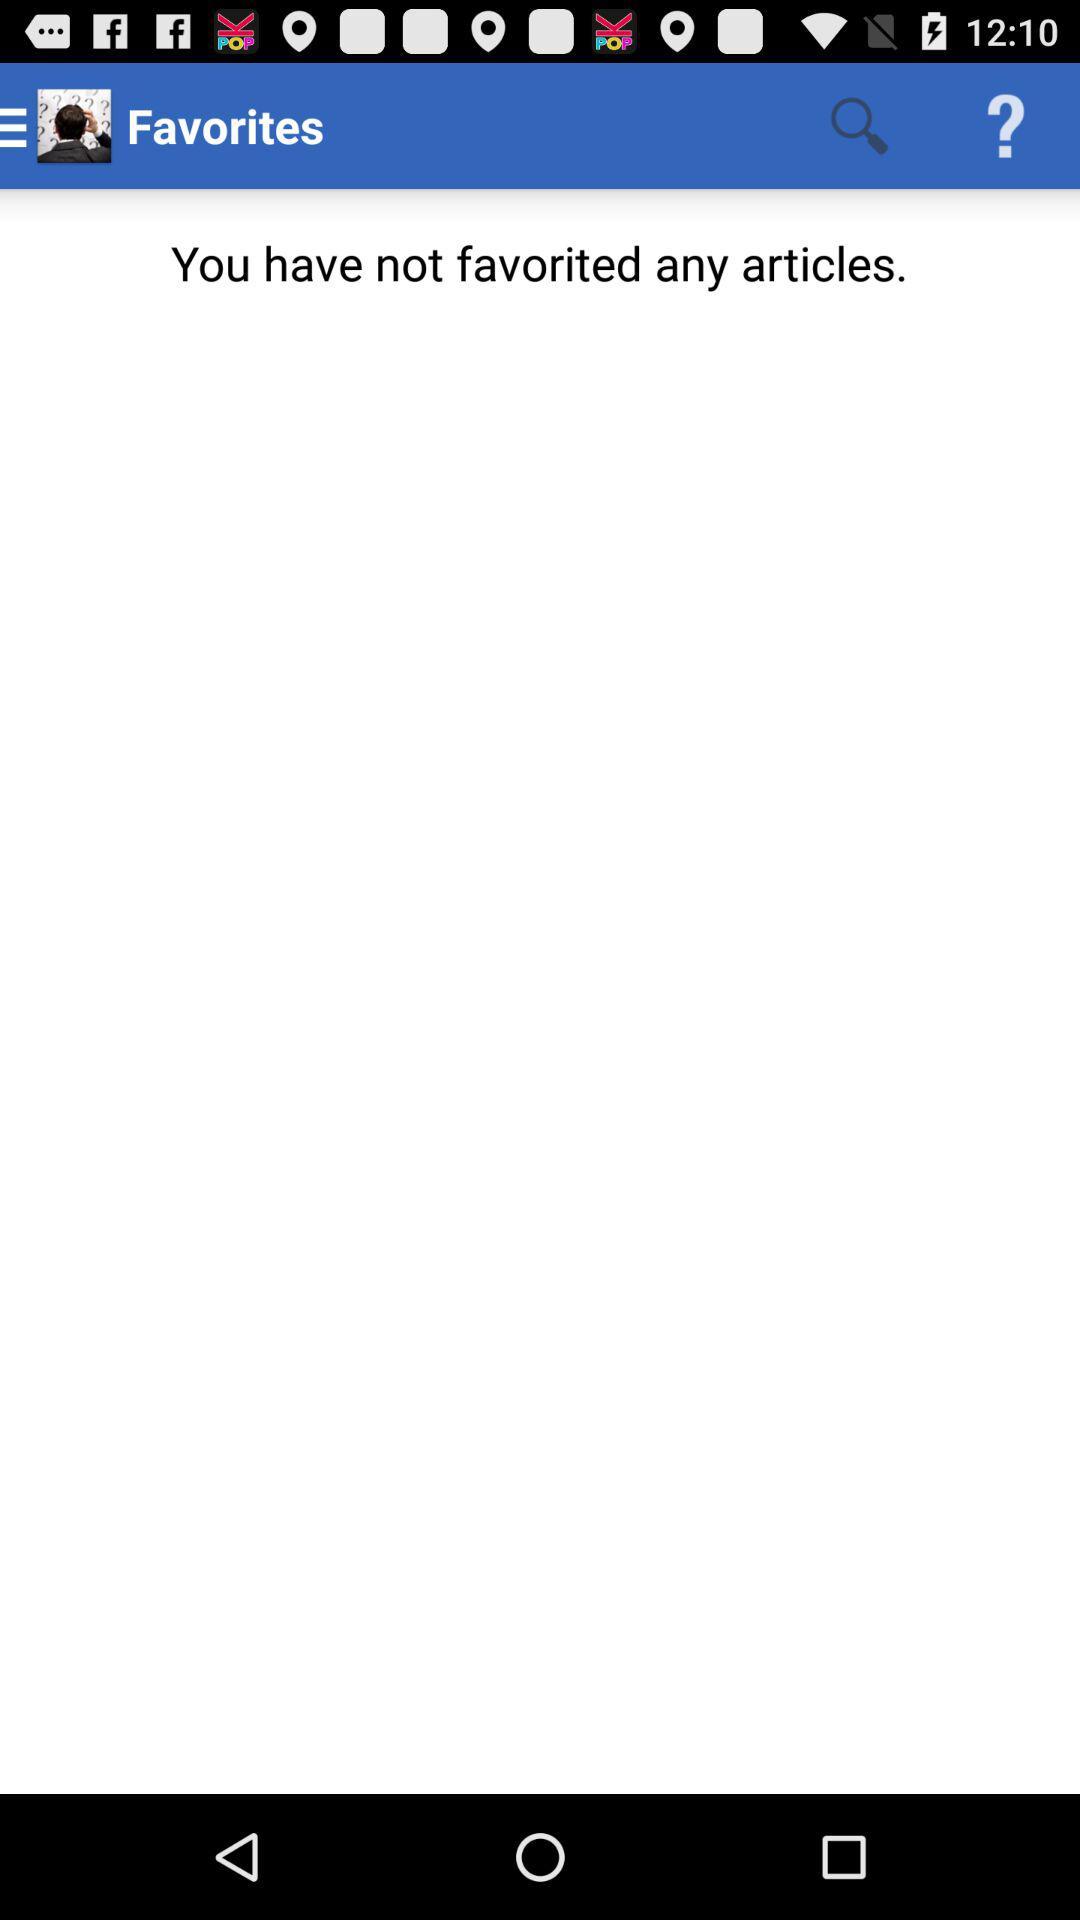 This screenshot has height=1920, width=1080. I want to click on item next to the favorites icon, so click(858, 124).